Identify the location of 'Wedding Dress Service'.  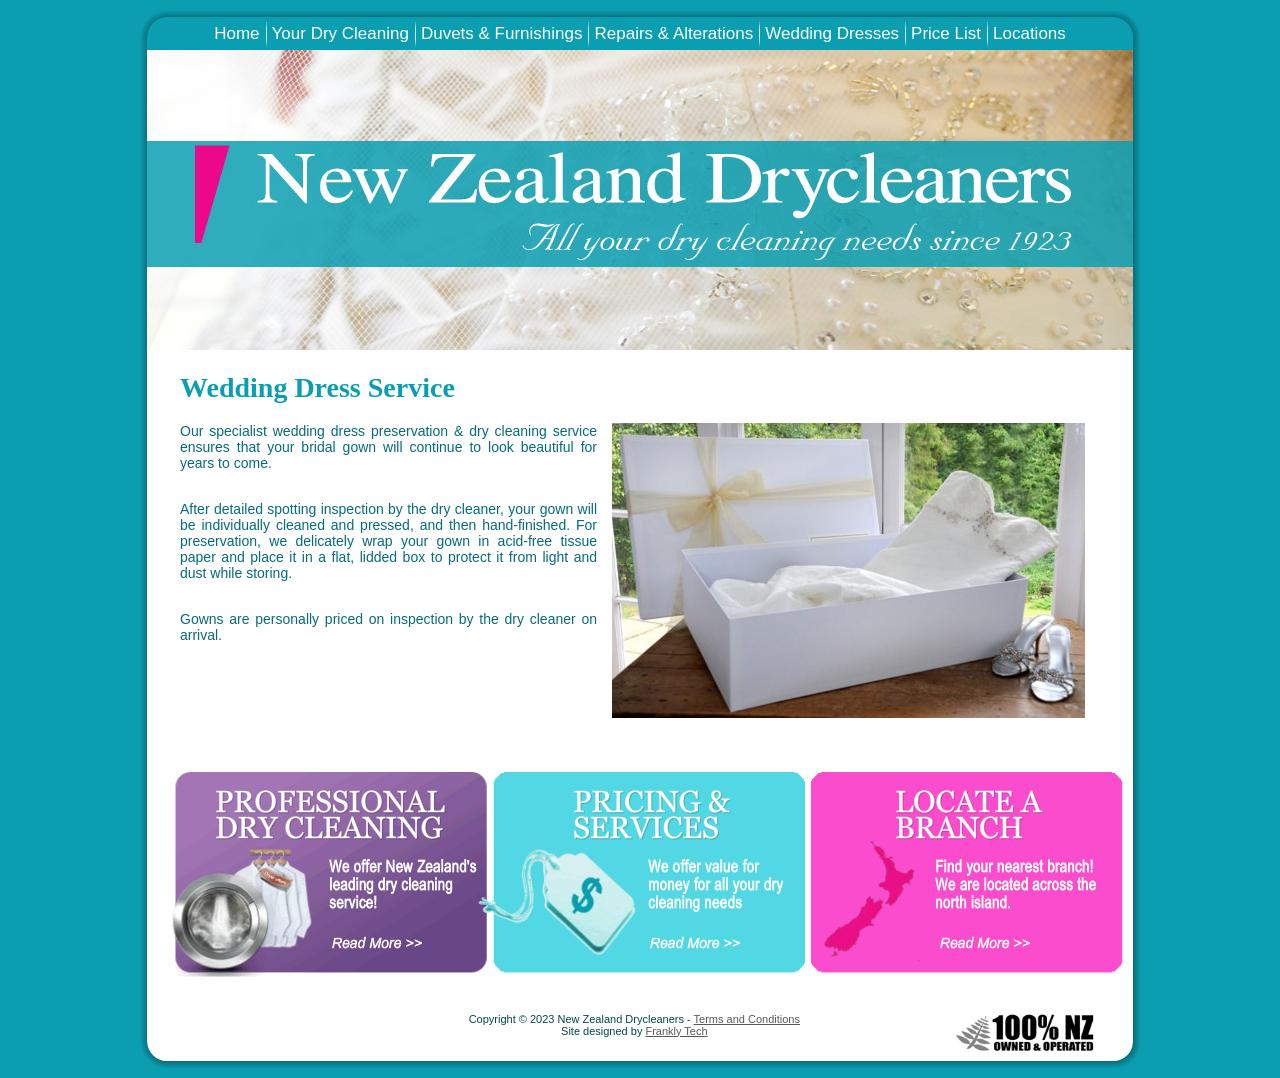
(179, 385).